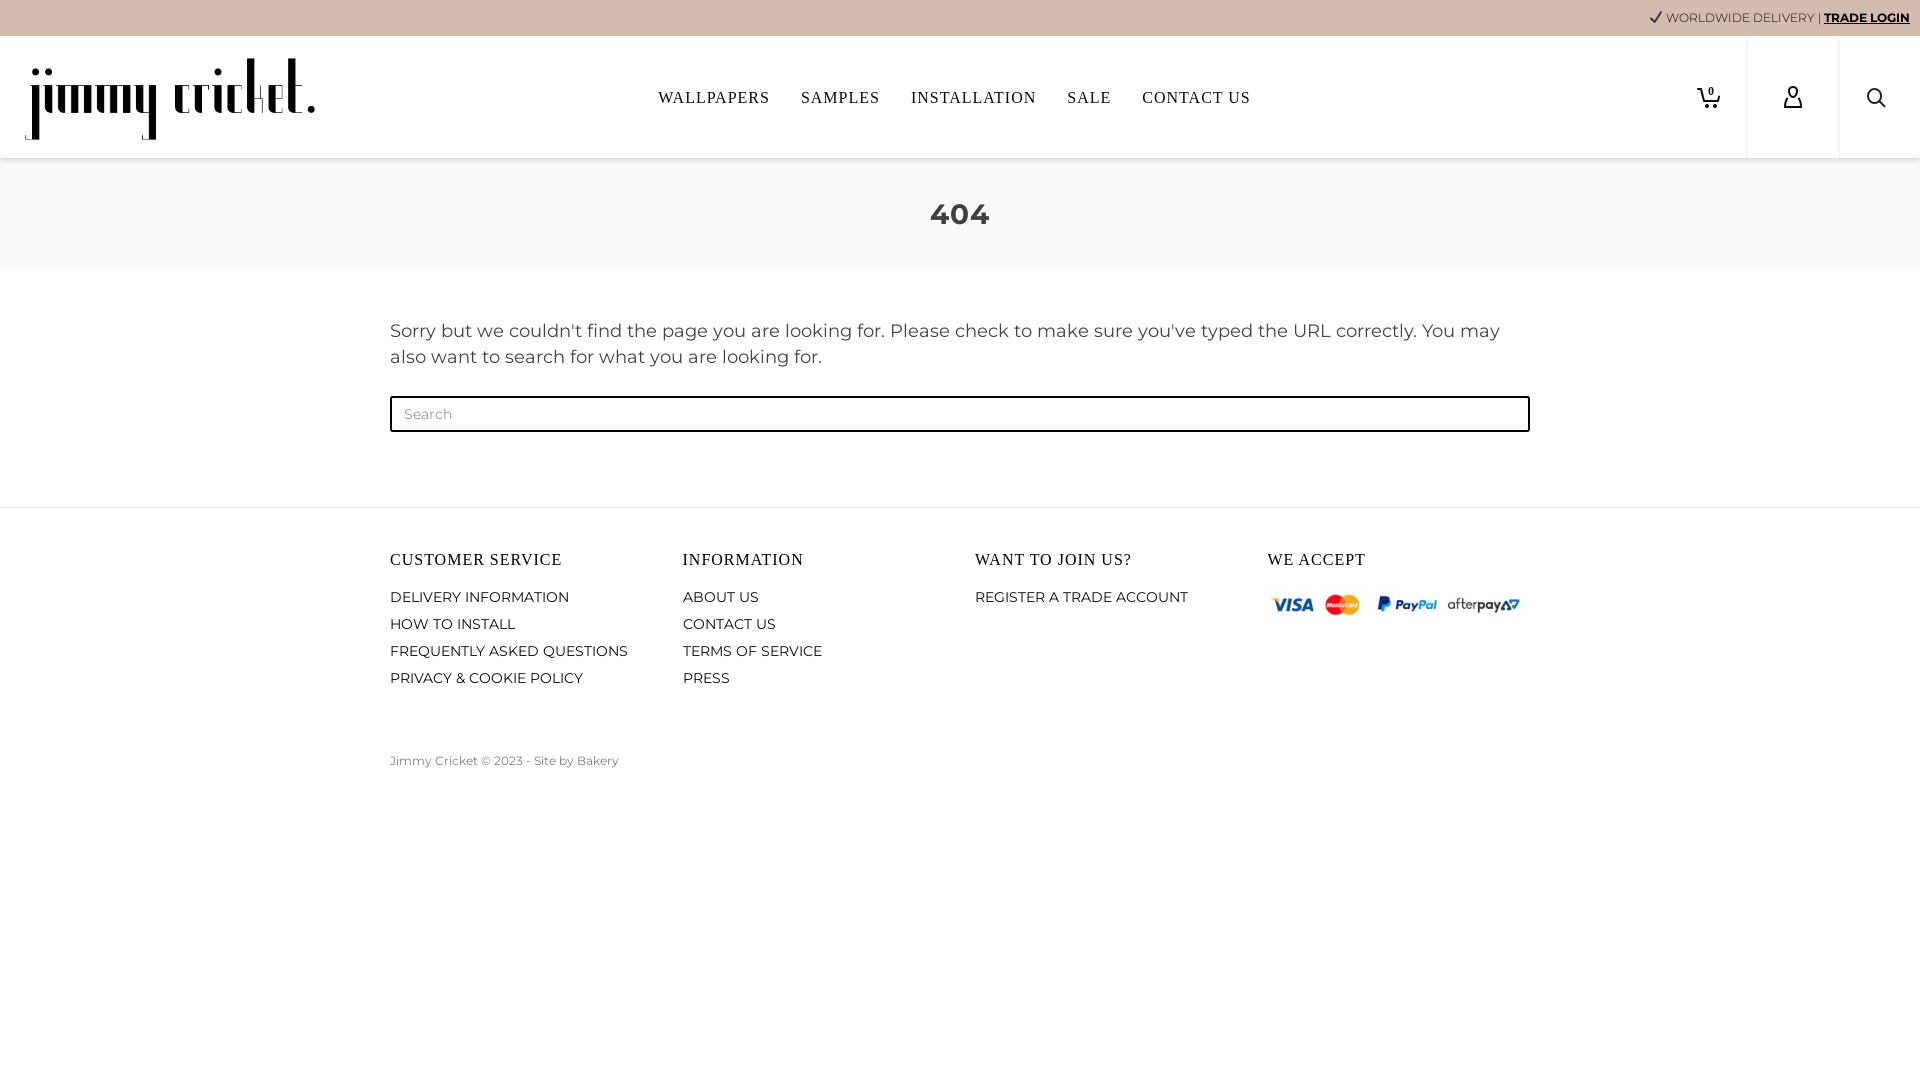  What do you see at coordinates (521, 677) in the screenshot?
I see `'PRIVACY & COOKIE POLICY'` at bounding box center [521, 677].